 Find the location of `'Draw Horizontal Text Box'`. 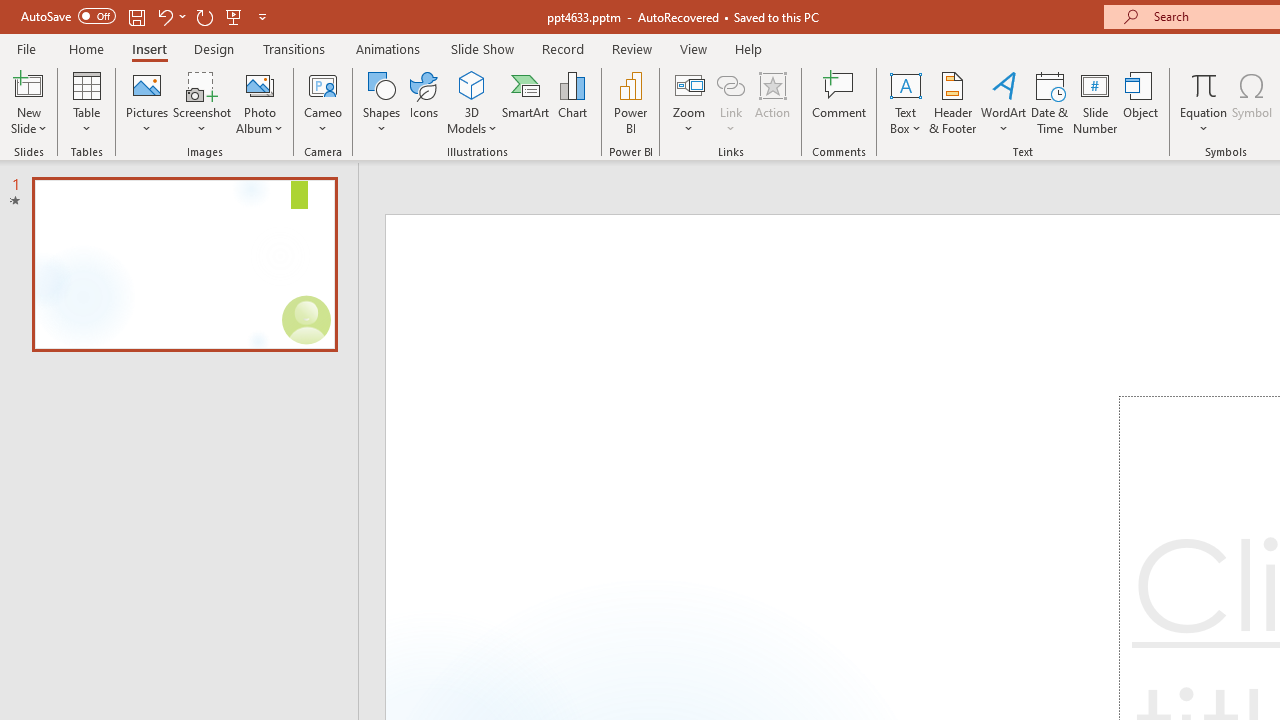

'Draw Horizontal Text Box' is located at coordinates (904, 84).